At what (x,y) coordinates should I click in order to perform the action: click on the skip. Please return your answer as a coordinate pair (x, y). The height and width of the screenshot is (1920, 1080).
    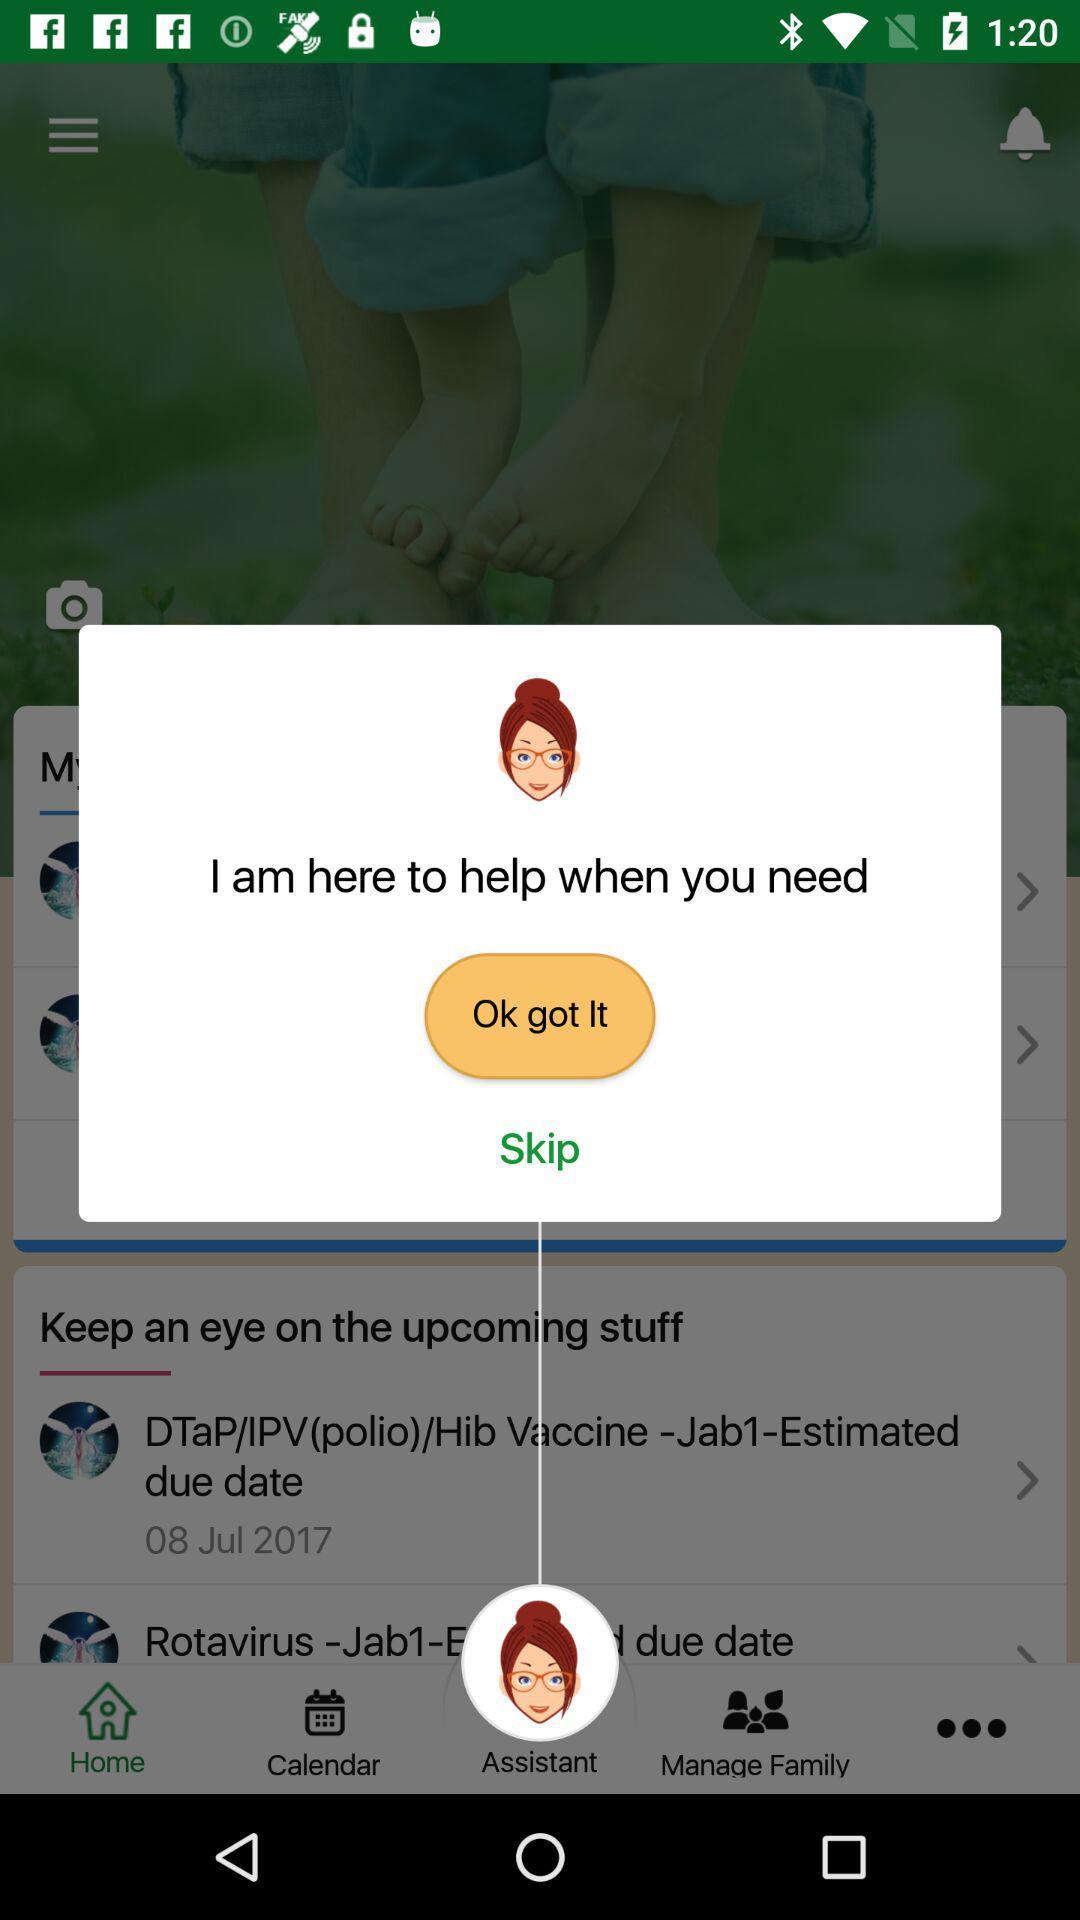
    Looking at the image, I should click on (540, 1150).